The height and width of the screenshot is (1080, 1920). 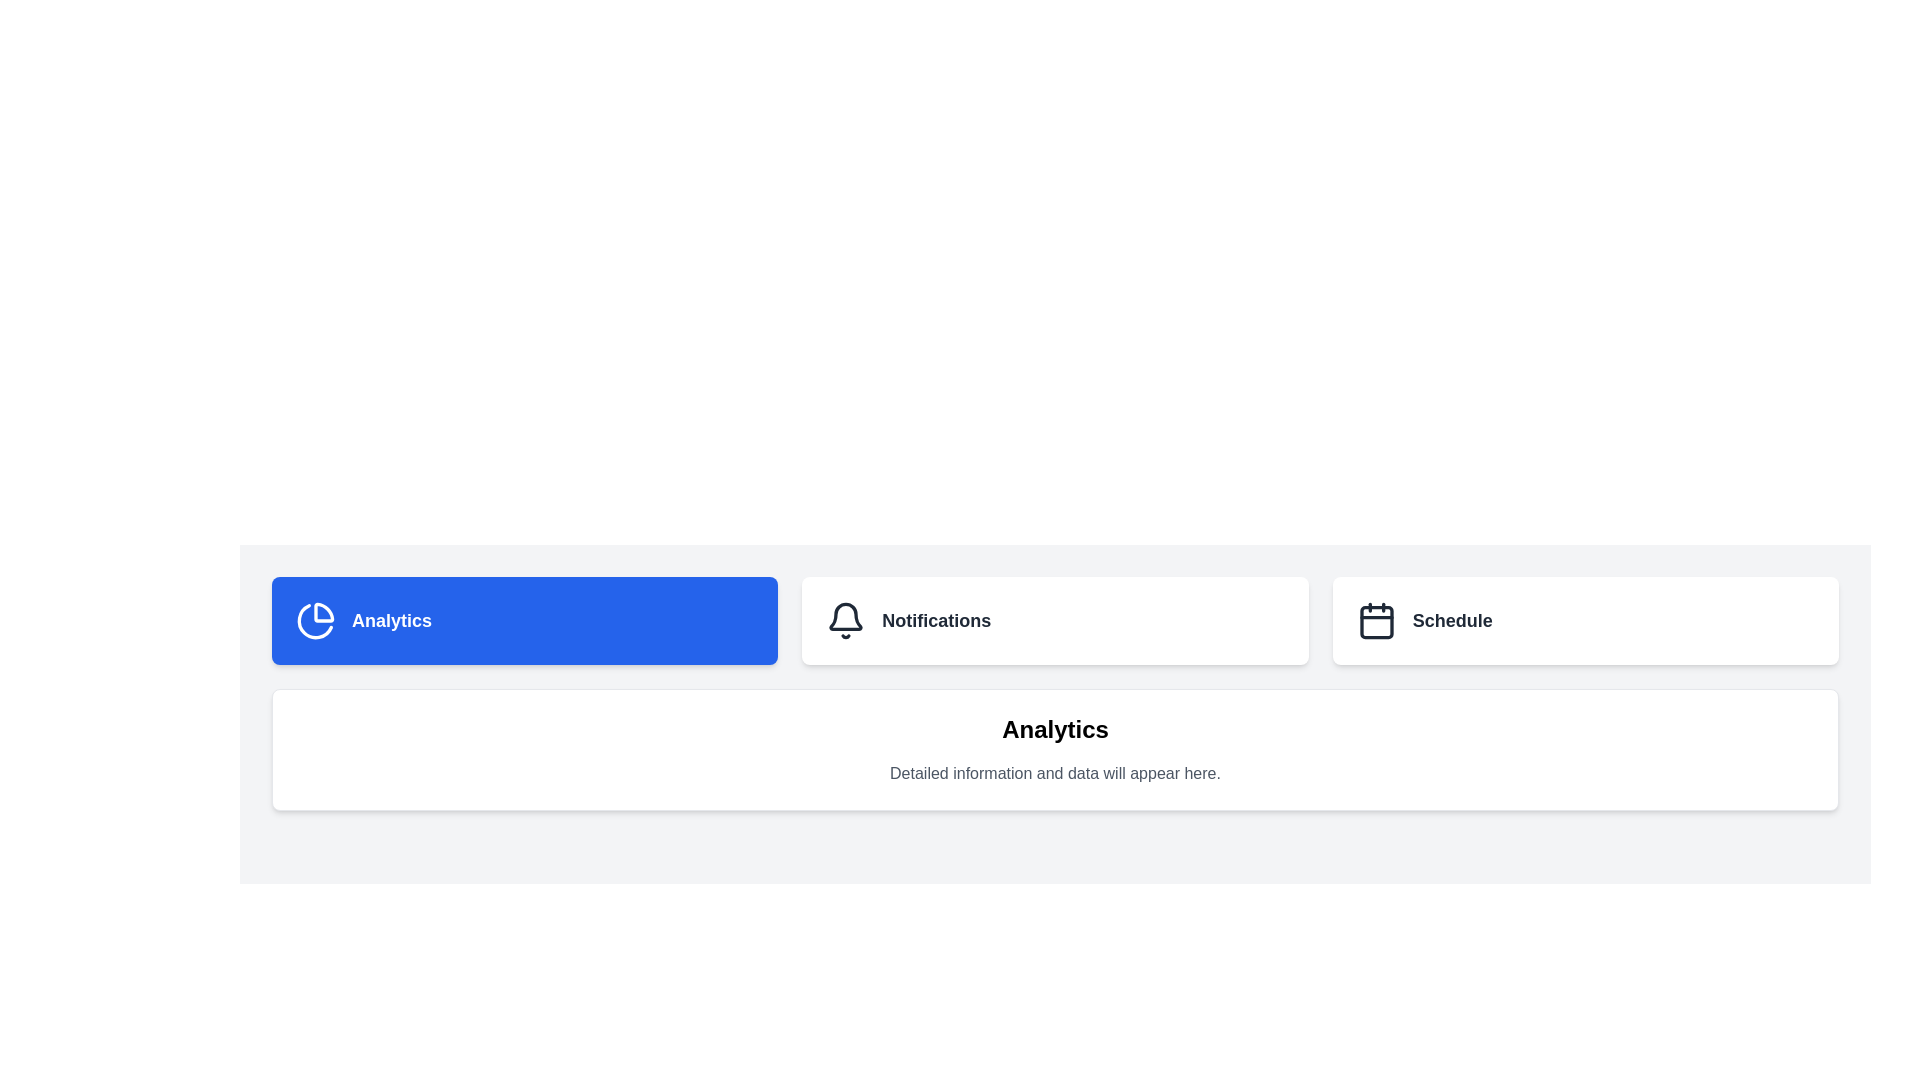 What do you see at coordinates (1054, 729) in the screenshot?
I see `the bold black text label displaying 'Analytics' in a large font size, which is centered within a white rectangular card with rounded corners and shadow effect` at bounding box center [1054, 729].